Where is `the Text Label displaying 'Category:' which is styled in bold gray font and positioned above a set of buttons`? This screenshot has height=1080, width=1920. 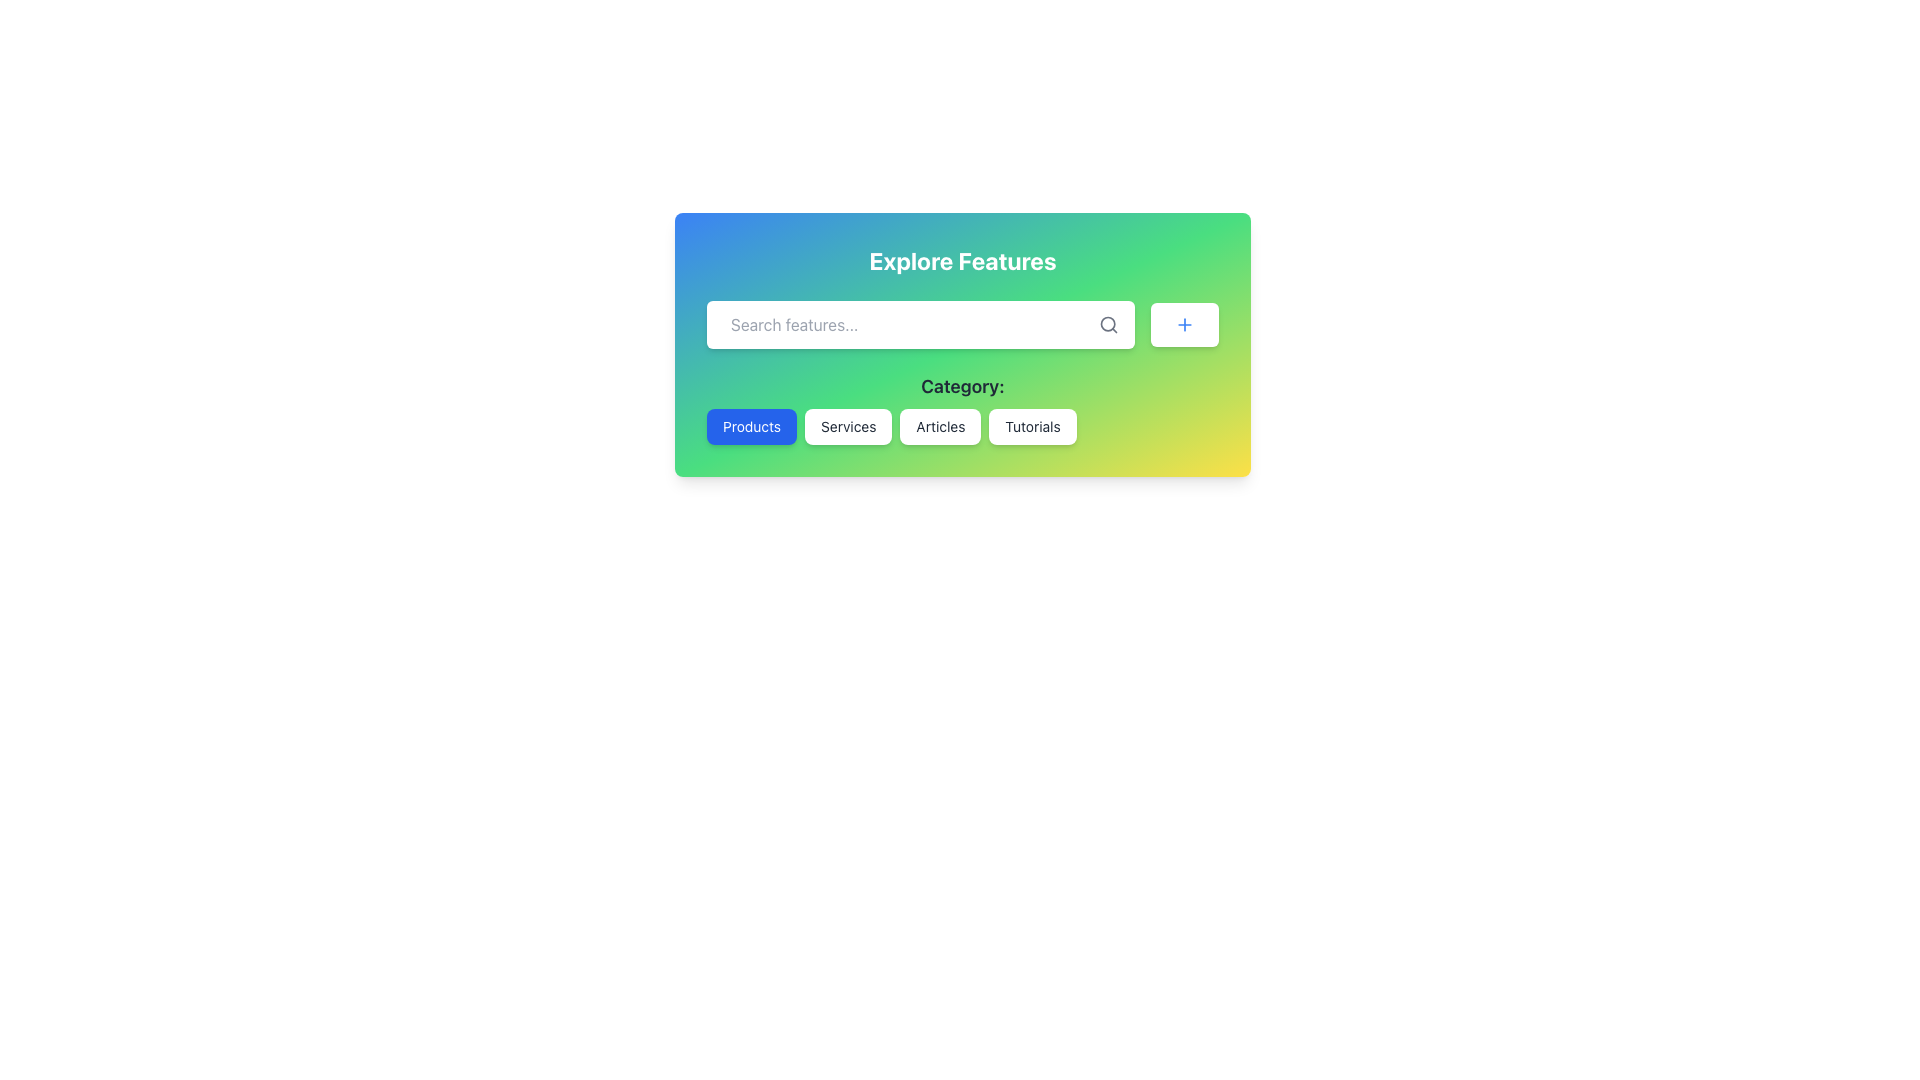 the Text Label displaying 'Category:' which is styled in bold gray font and positioned above a set of buttons is located at coordinates (963, 386).